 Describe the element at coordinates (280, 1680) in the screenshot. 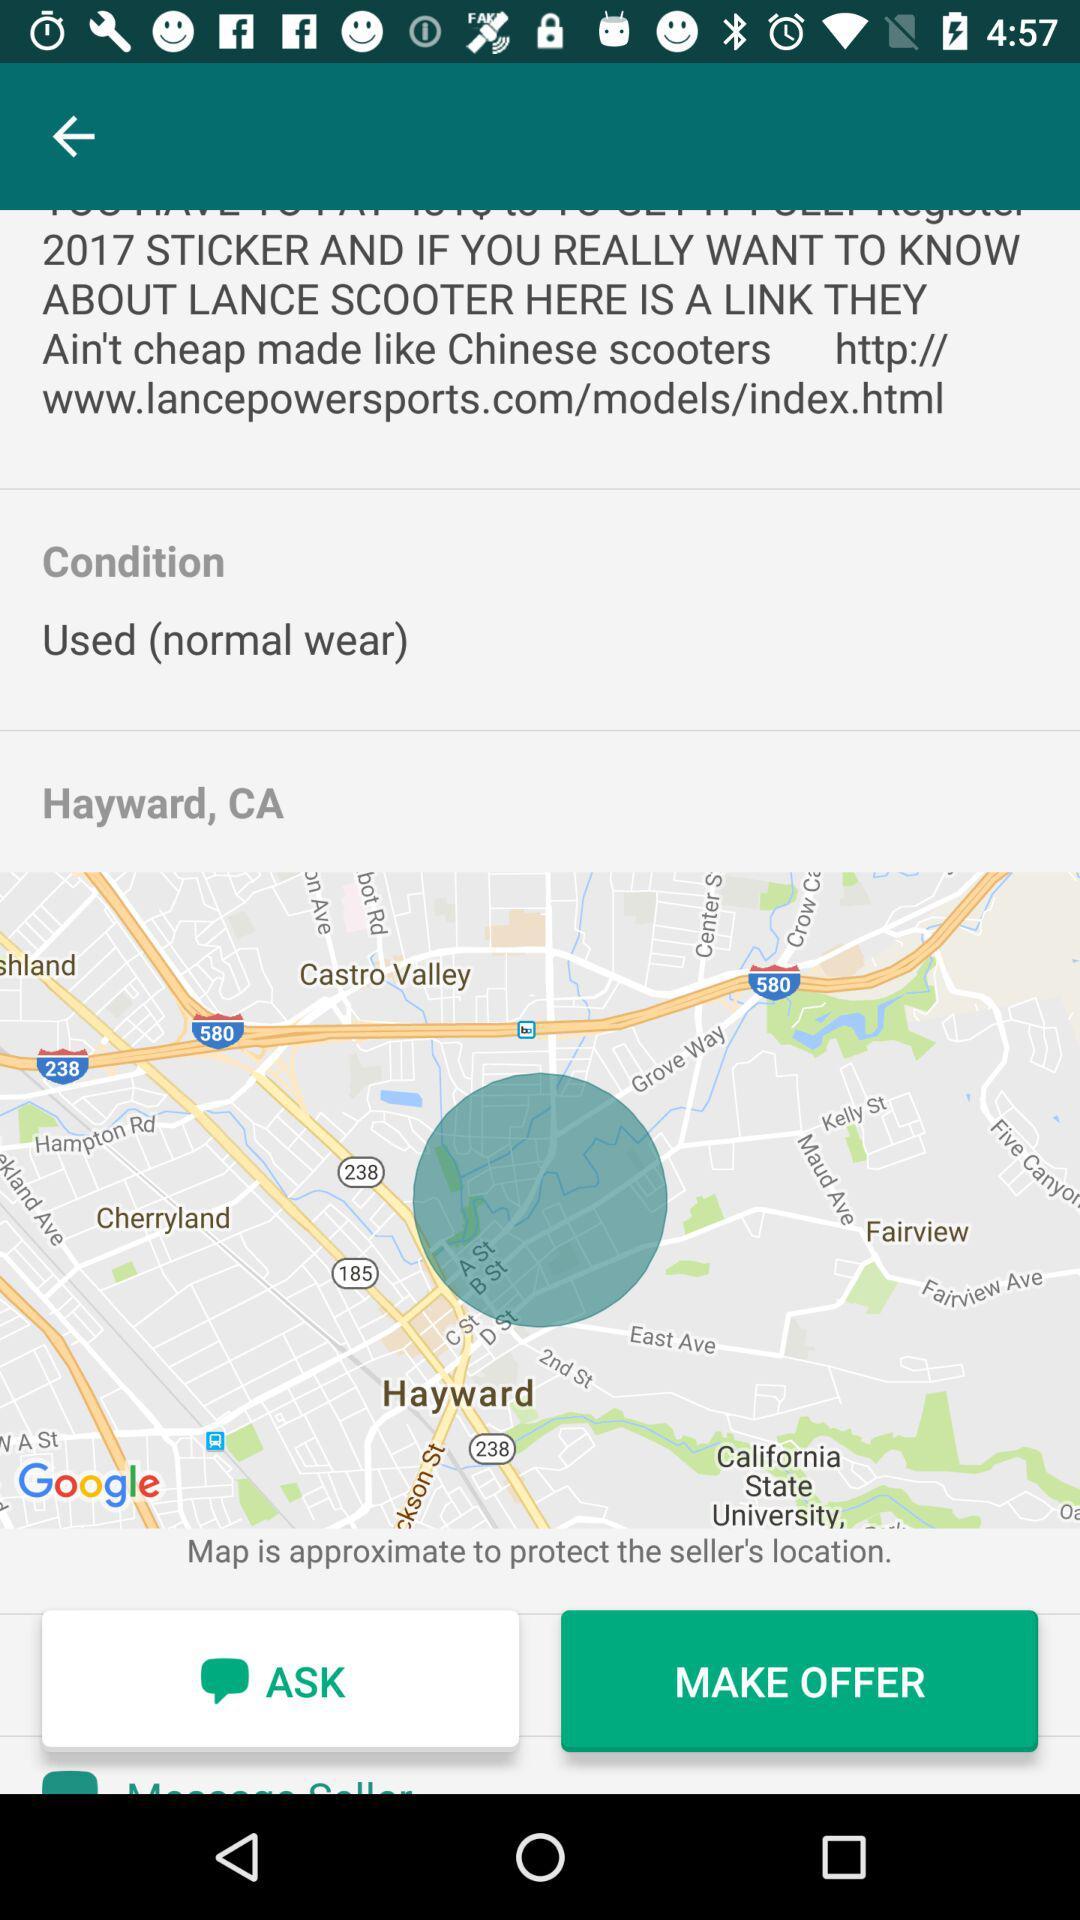

I see `the icon to the left of the make offer item` at that location.